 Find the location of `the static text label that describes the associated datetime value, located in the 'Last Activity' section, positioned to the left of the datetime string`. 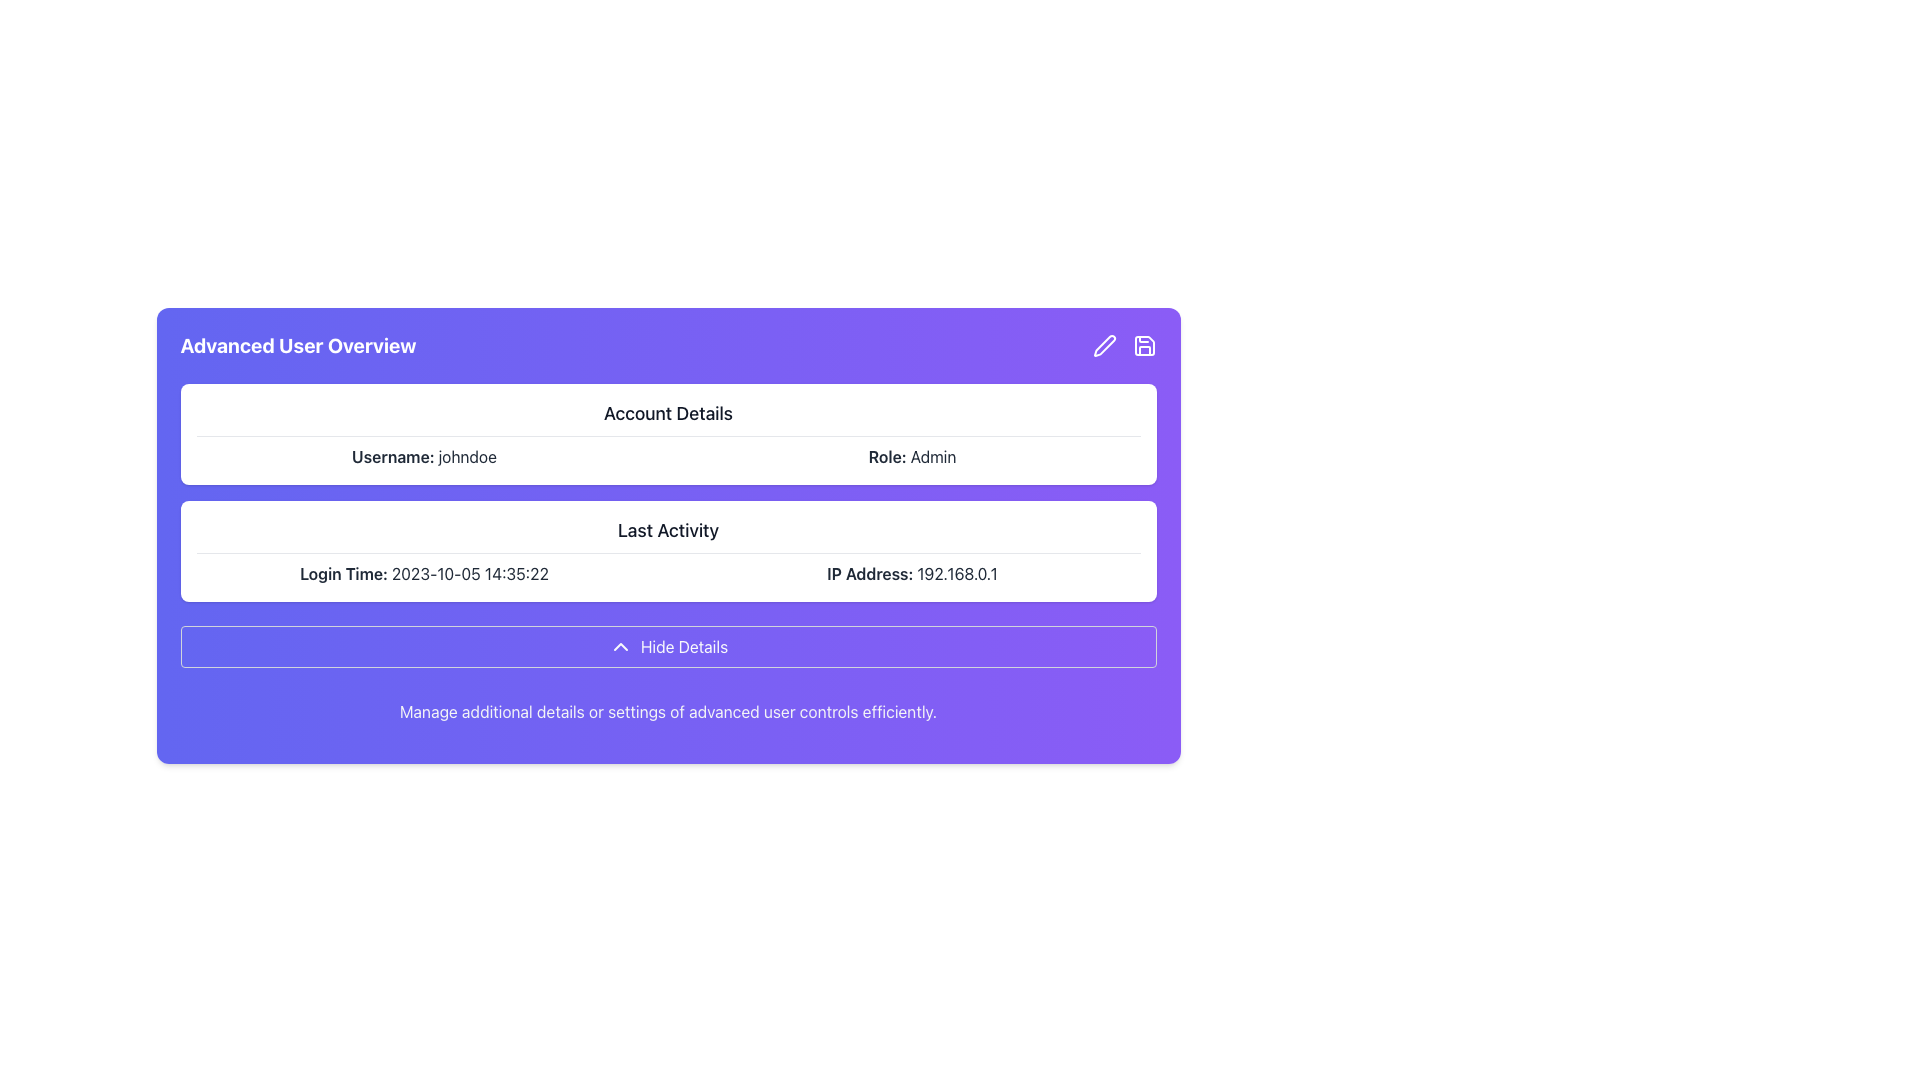

the static text label that describes the associated datetime value, located in the 'Last Activity' section, positioned to the left of the datetime string is located at coordinates (345, 574).